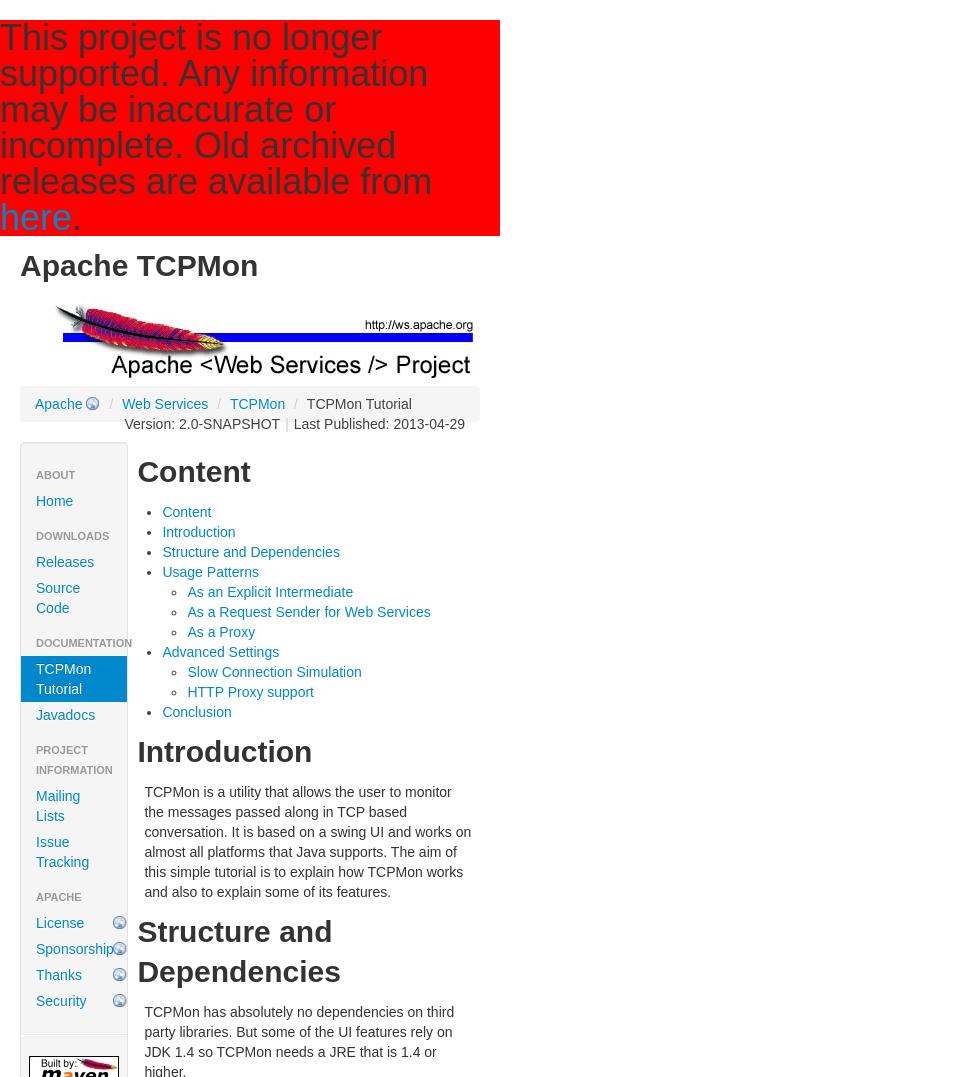  I want to click on 'Home', so click(54, 500).